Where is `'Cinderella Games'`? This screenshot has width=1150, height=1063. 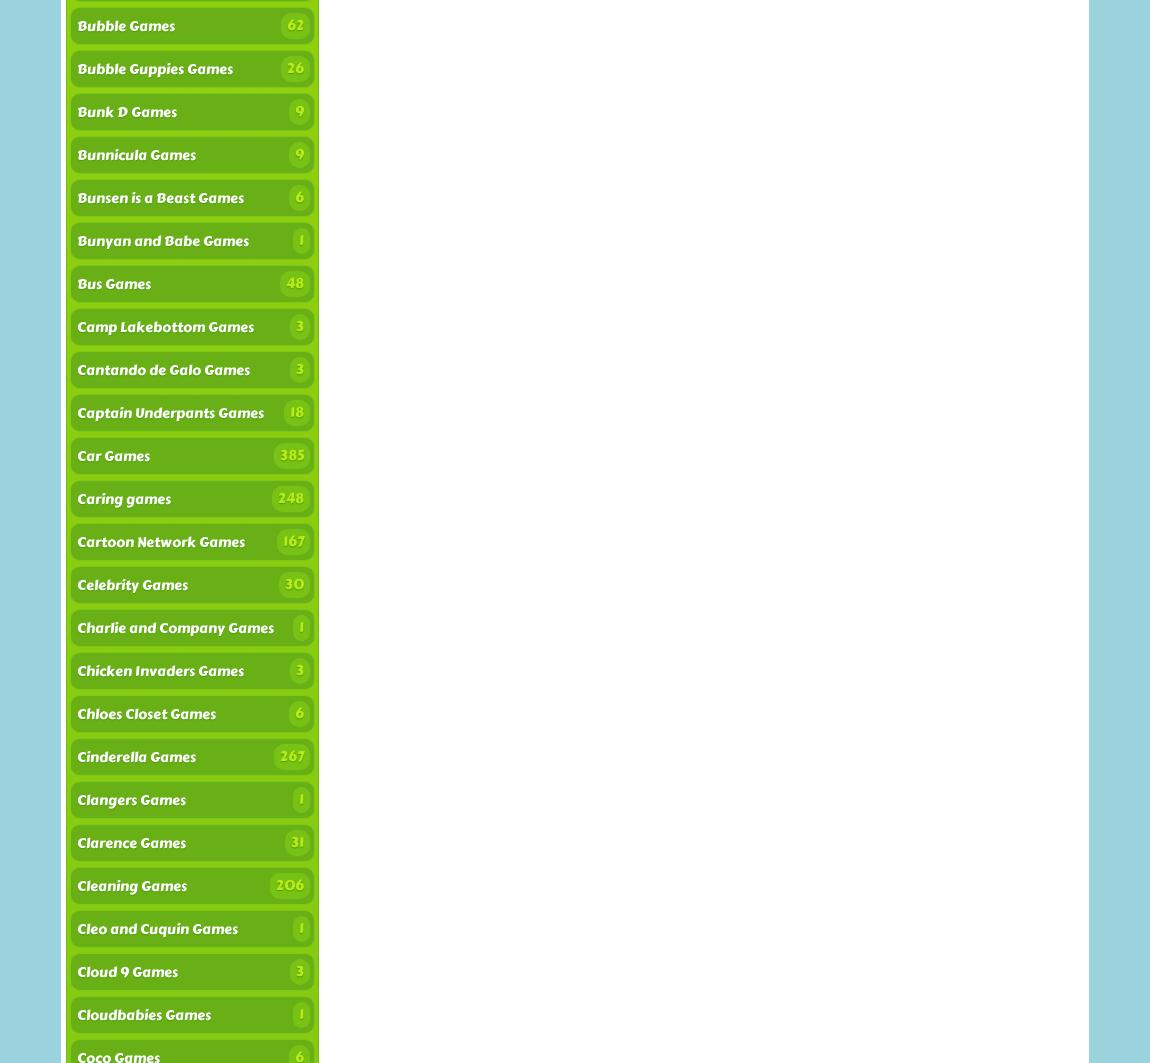
'Cinderella Games' is located at coordinates (135, 756).